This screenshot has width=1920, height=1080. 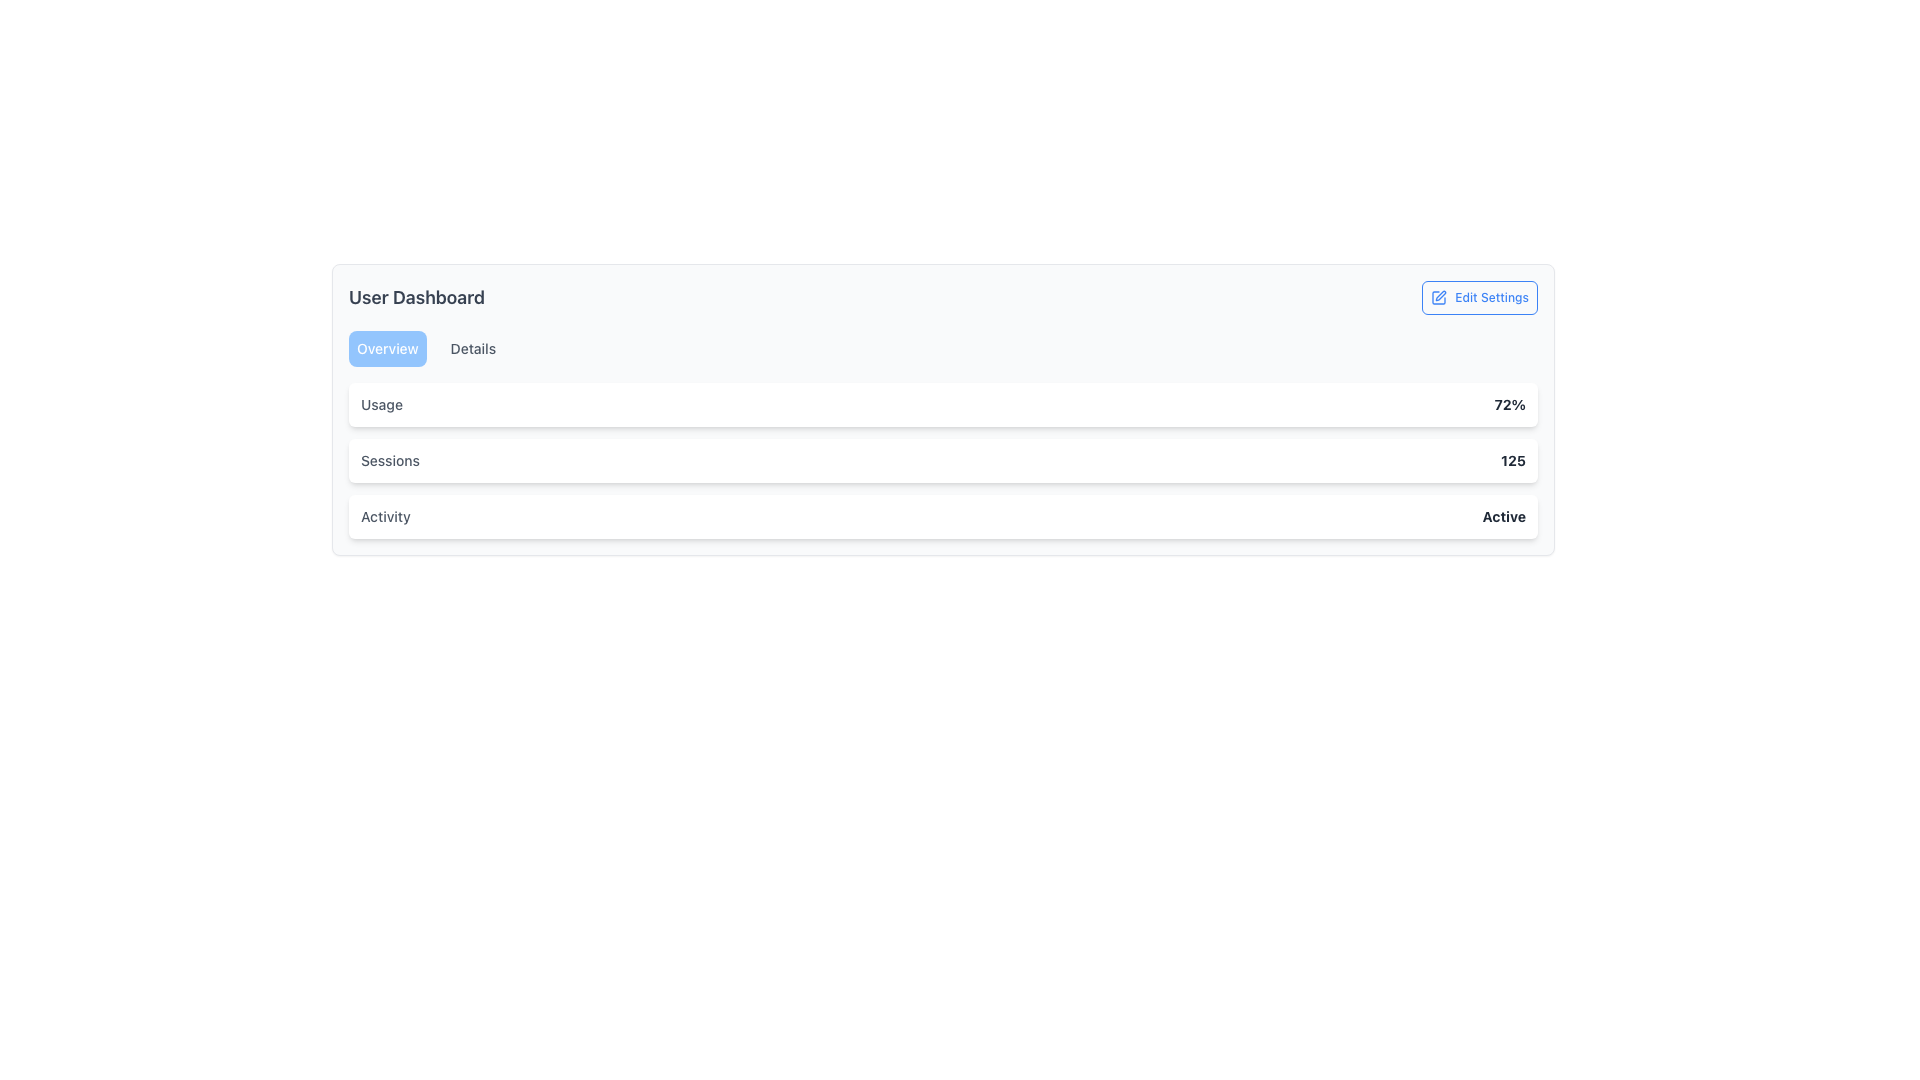 I want to click on the 'Edit Settings' icon located to the left of the 'Edit Settings' text within the button in the upper-right corner of the 'User Dashboard' card for accessibility purposes, so click(x=1438, y=297).